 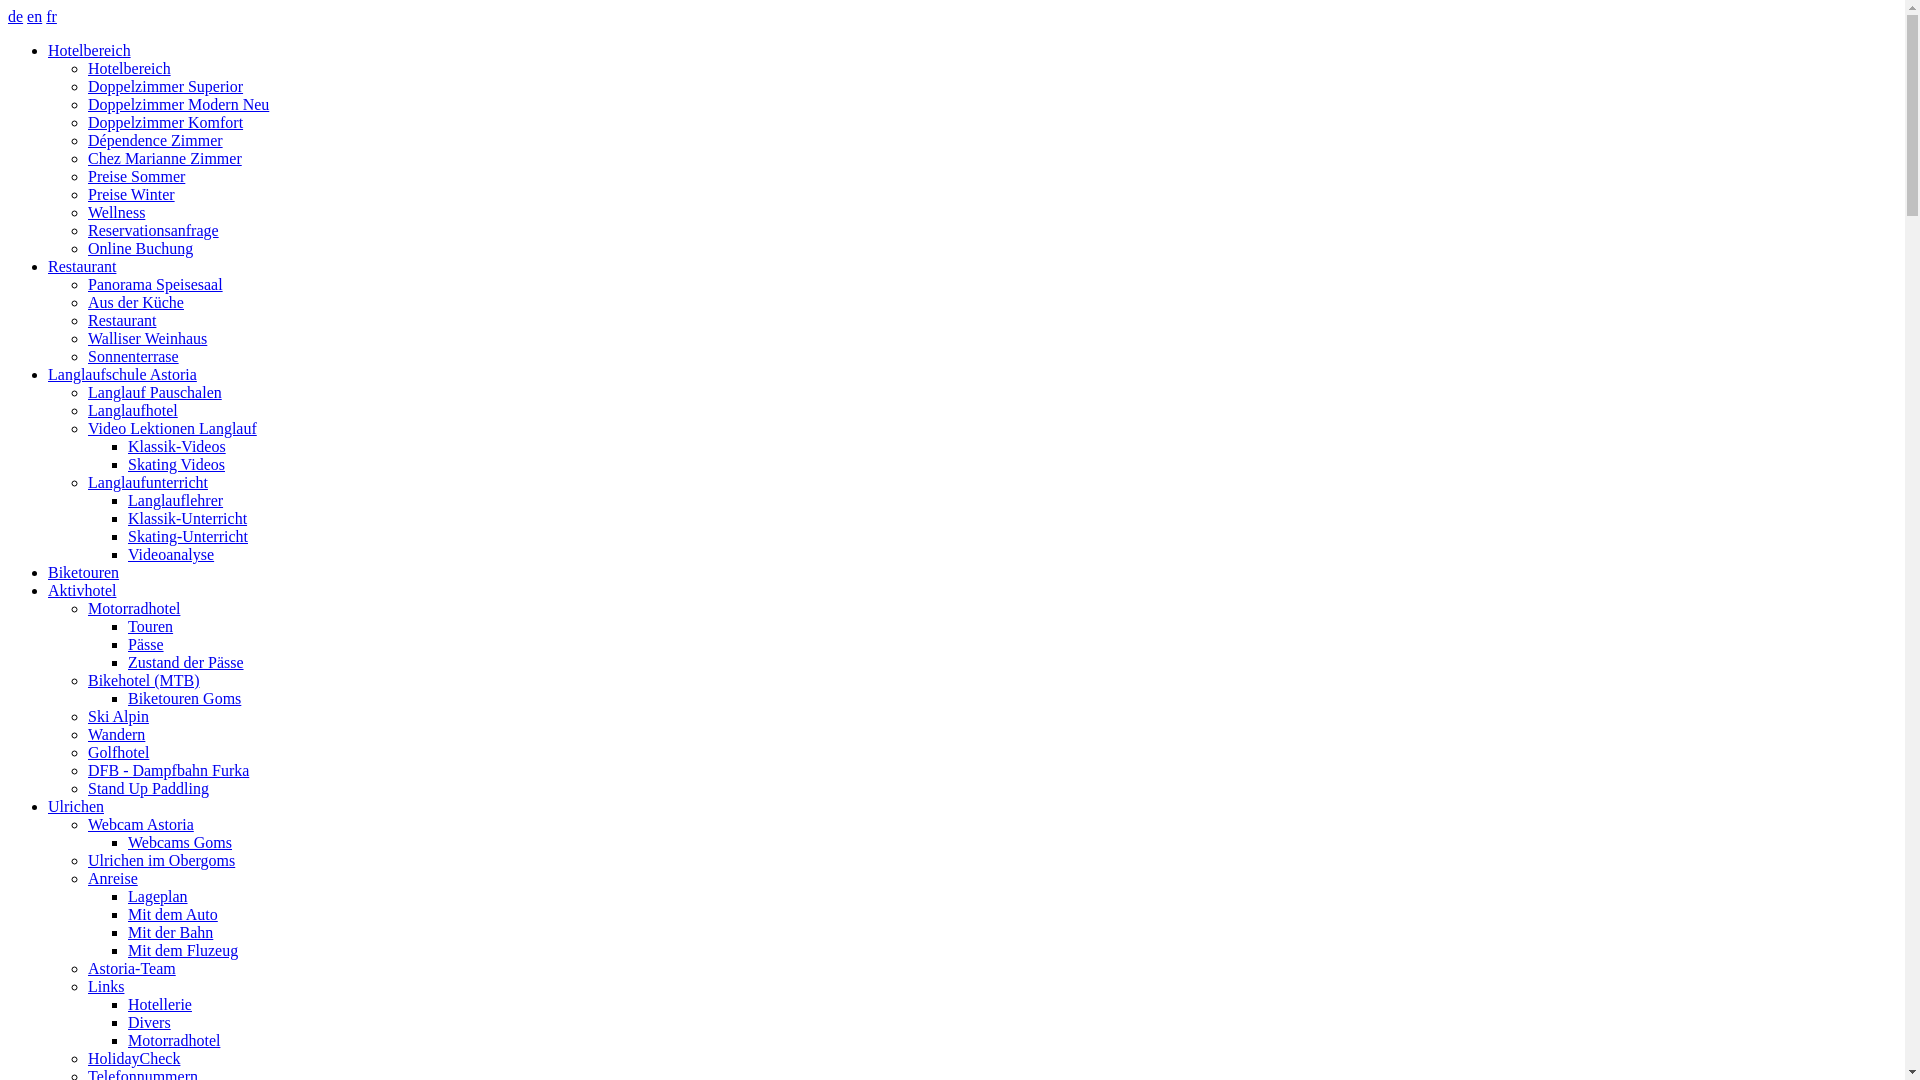 I want to click on 'Hotelbereich', so click(x=128, y=67).